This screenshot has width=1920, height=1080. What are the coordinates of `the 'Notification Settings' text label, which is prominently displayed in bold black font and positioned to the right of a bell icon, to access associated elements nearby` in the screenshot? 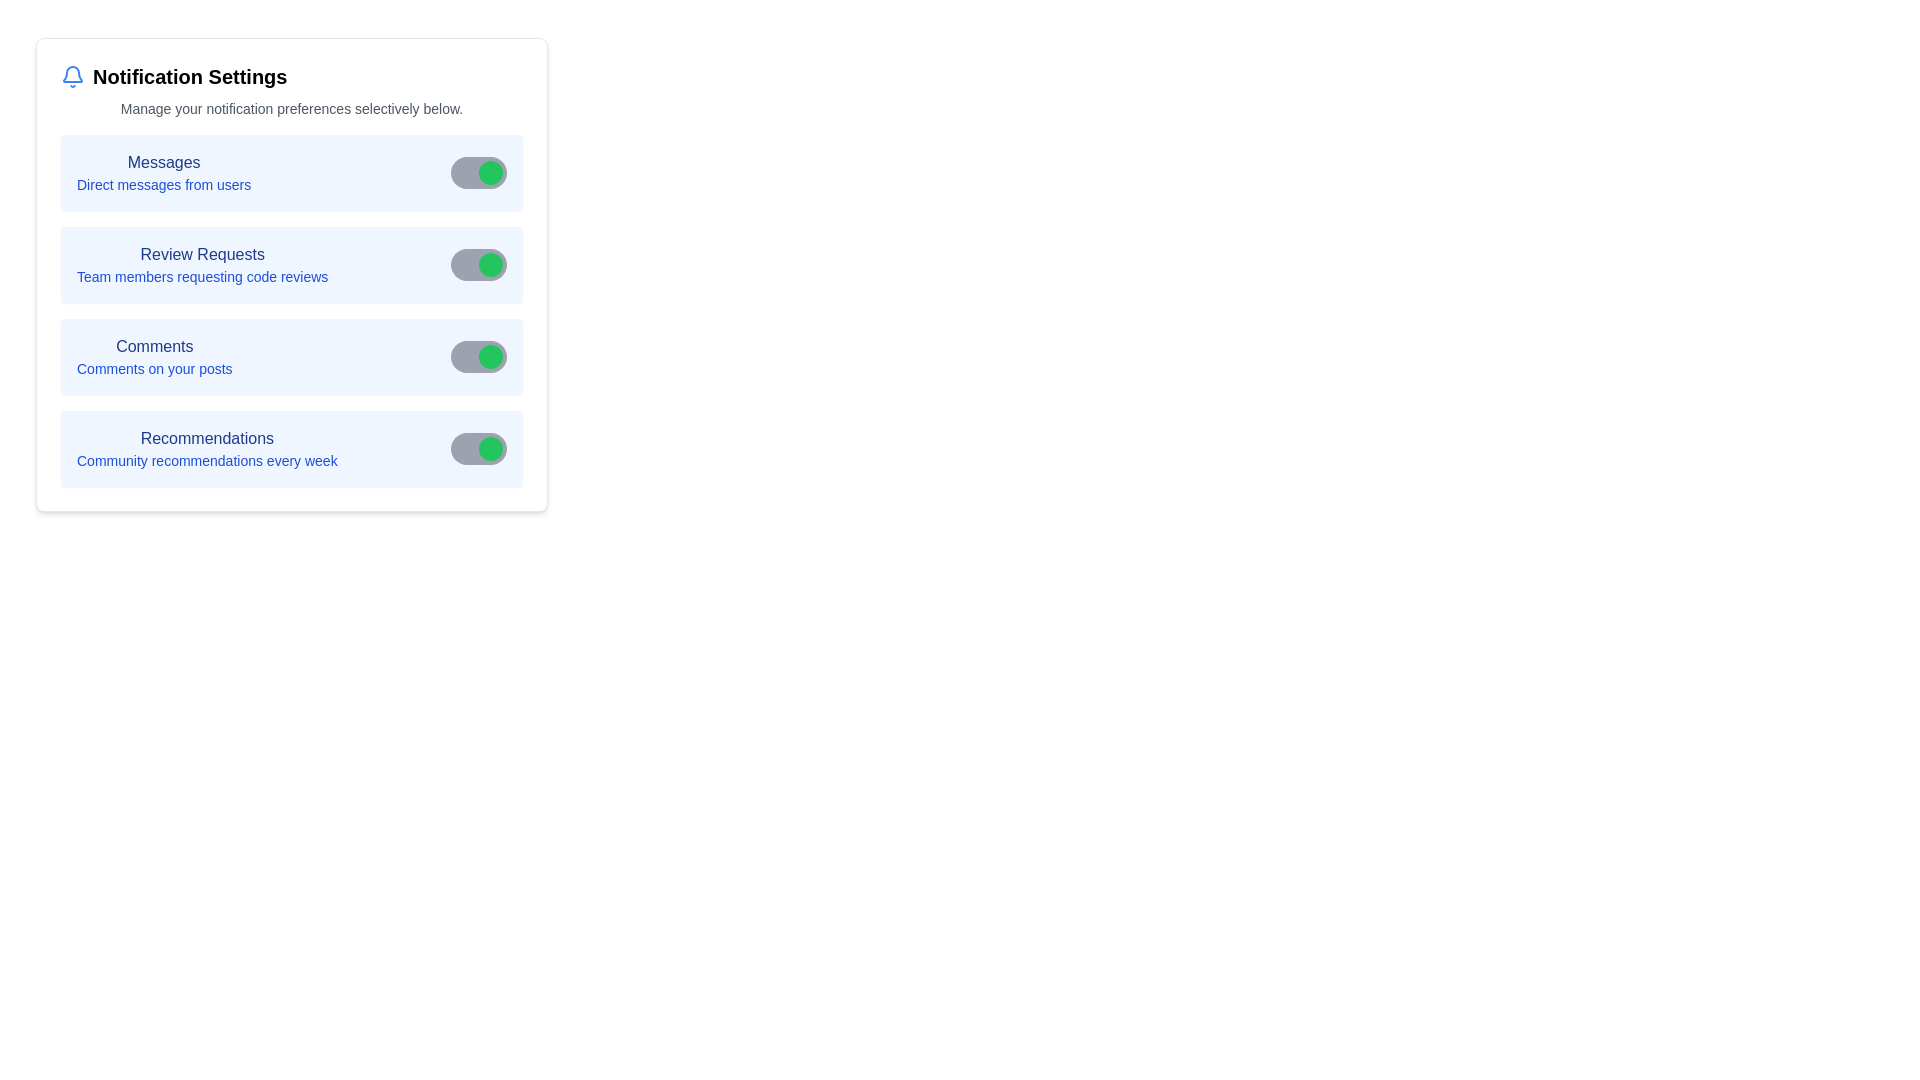 It's located at (190, 76).